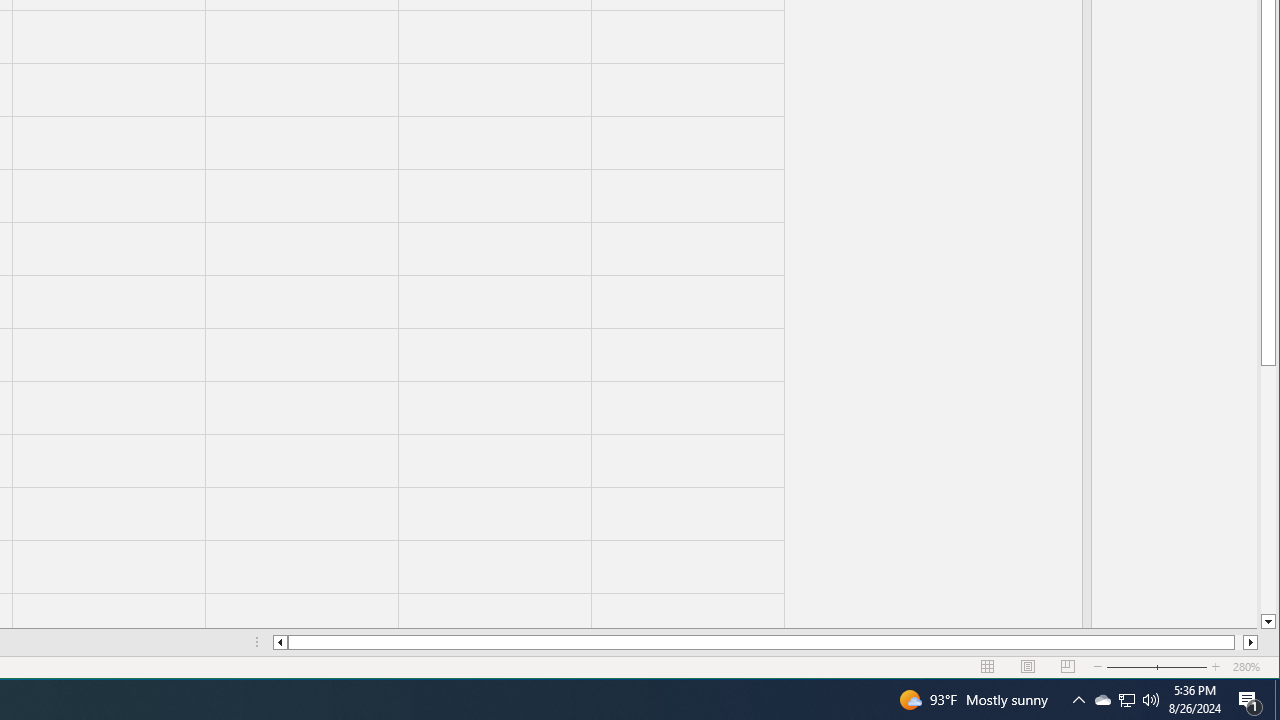 This screenshot has width=1280, height=720. What do you see at coordinates (1101, 698) in the screenshot?
I see `'Q2790: 100%'` at bounding box center [1101, 698].